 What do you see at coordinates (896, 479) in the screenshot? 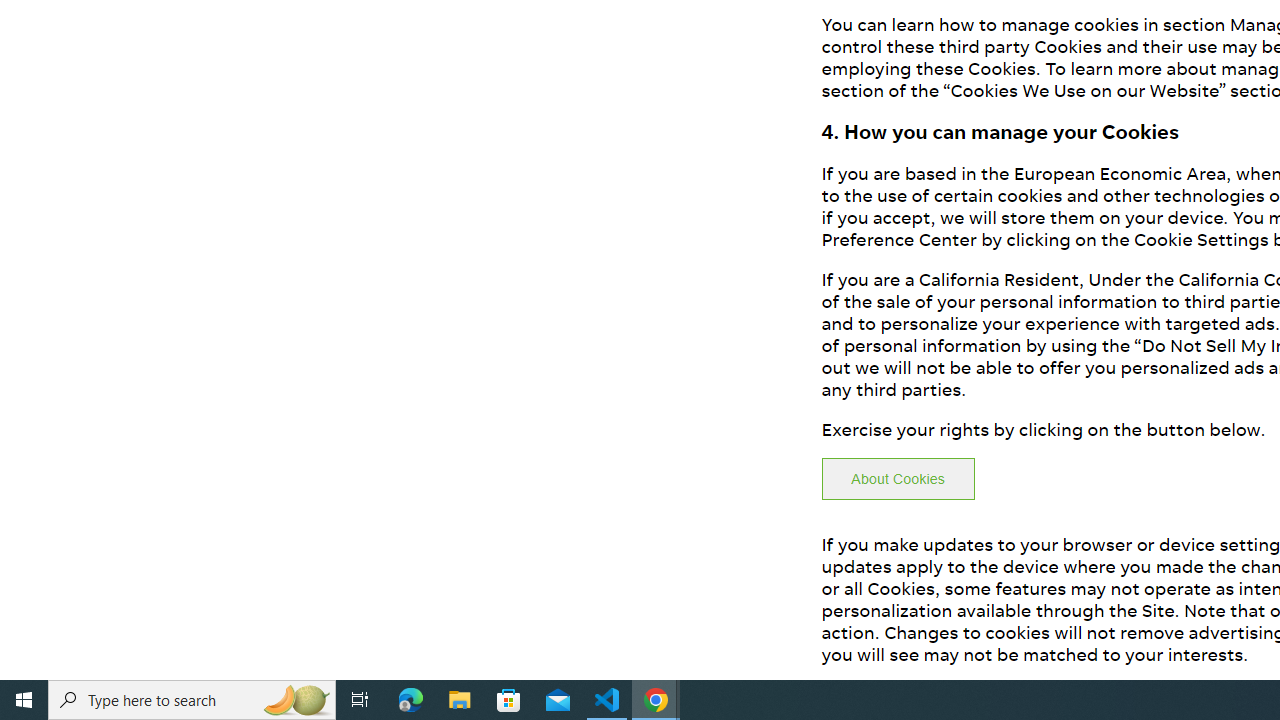
I see `'About Cookies'` at bounding box center [896, 479].